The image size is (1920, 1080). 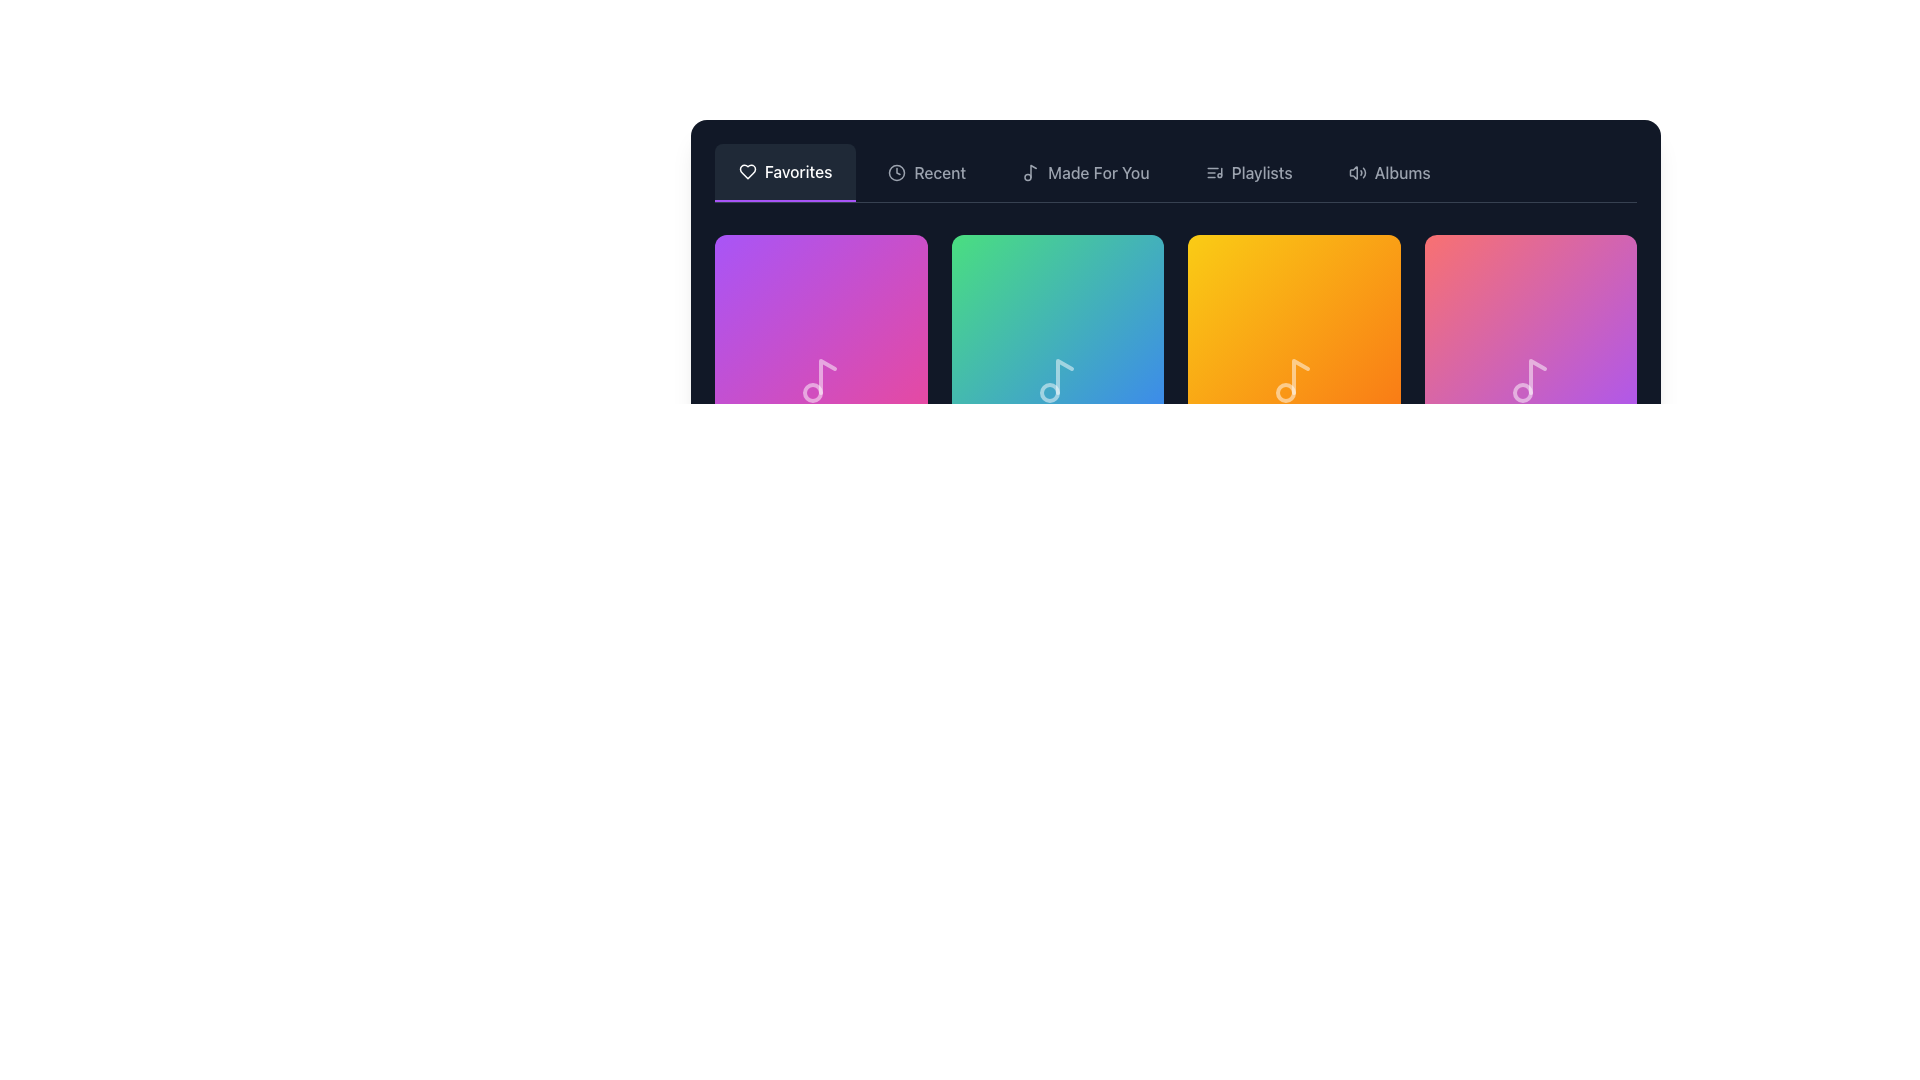 I want to click on the play control button located at the bottom-right corner of the purple tile, so click(x=888, y=385).